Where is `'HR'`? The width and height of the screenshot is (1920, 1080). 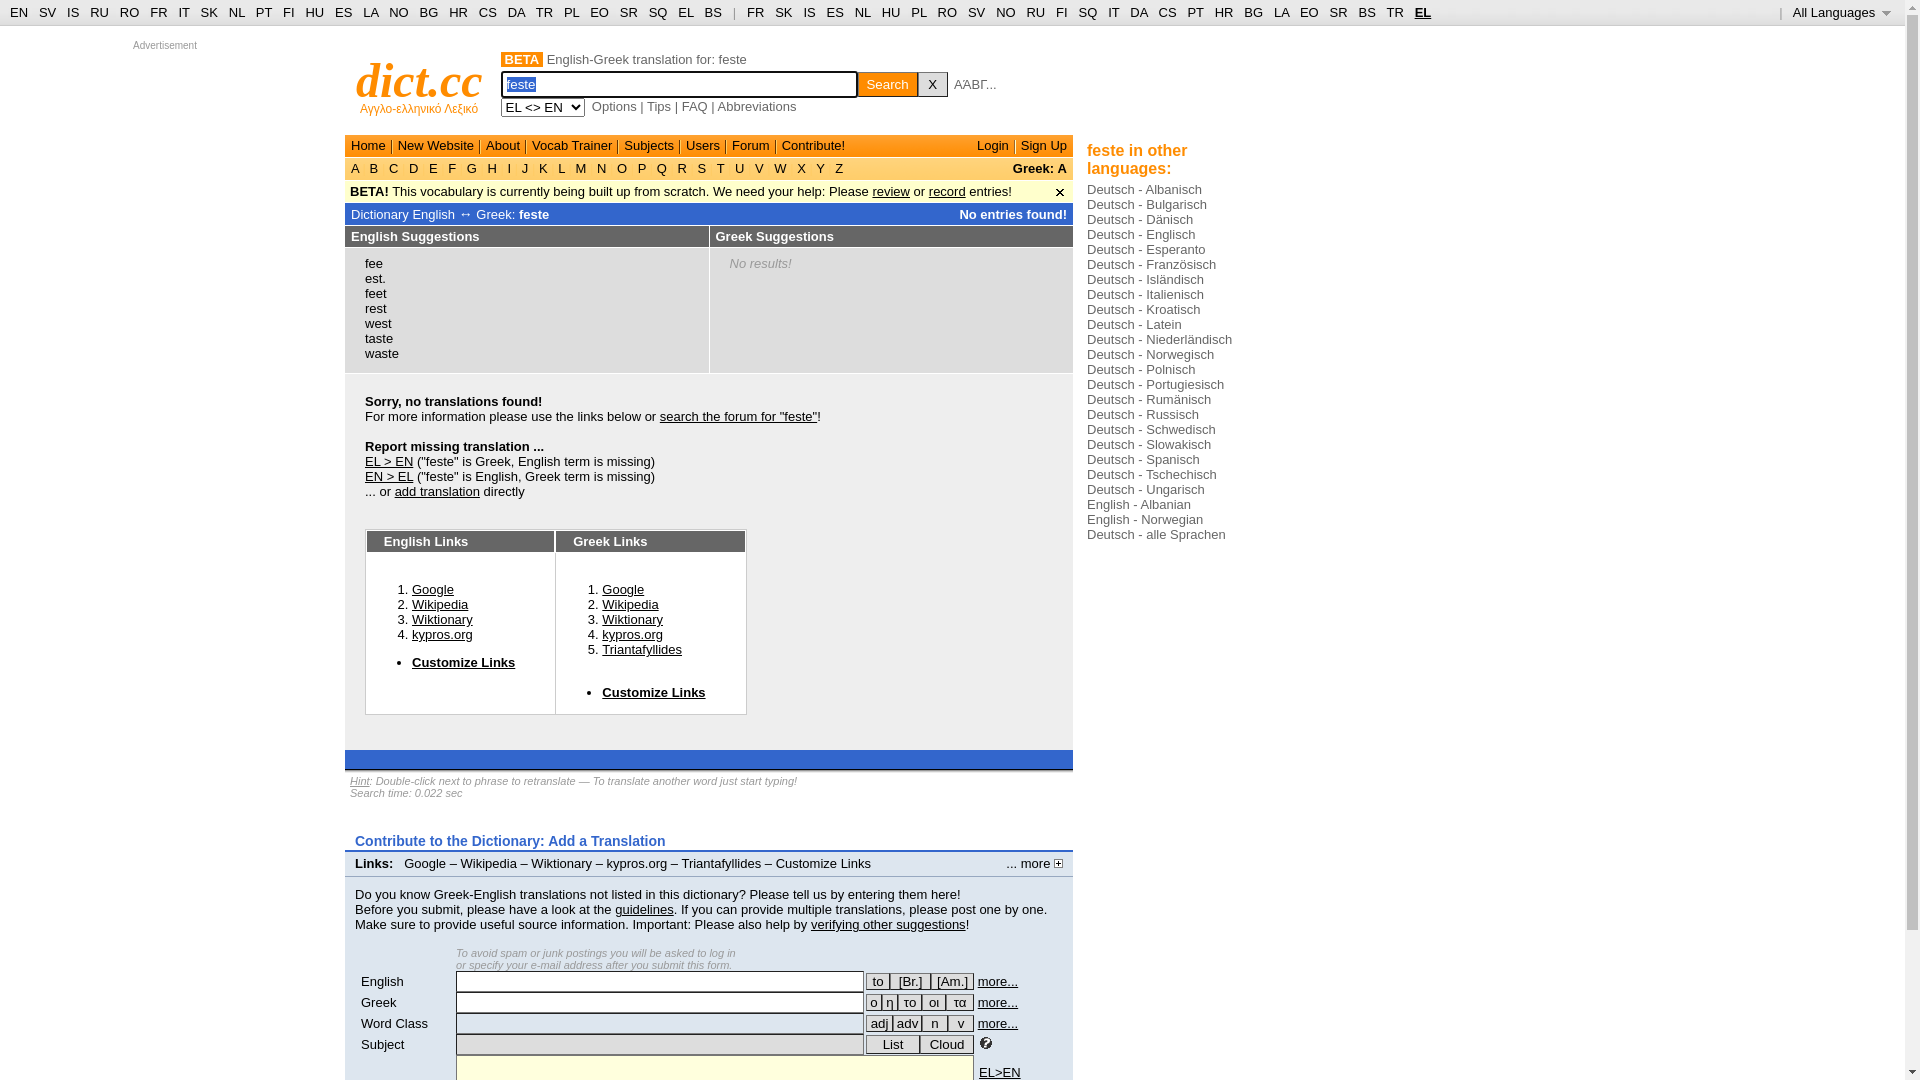 'HR' is located at coordinates (457, 12).